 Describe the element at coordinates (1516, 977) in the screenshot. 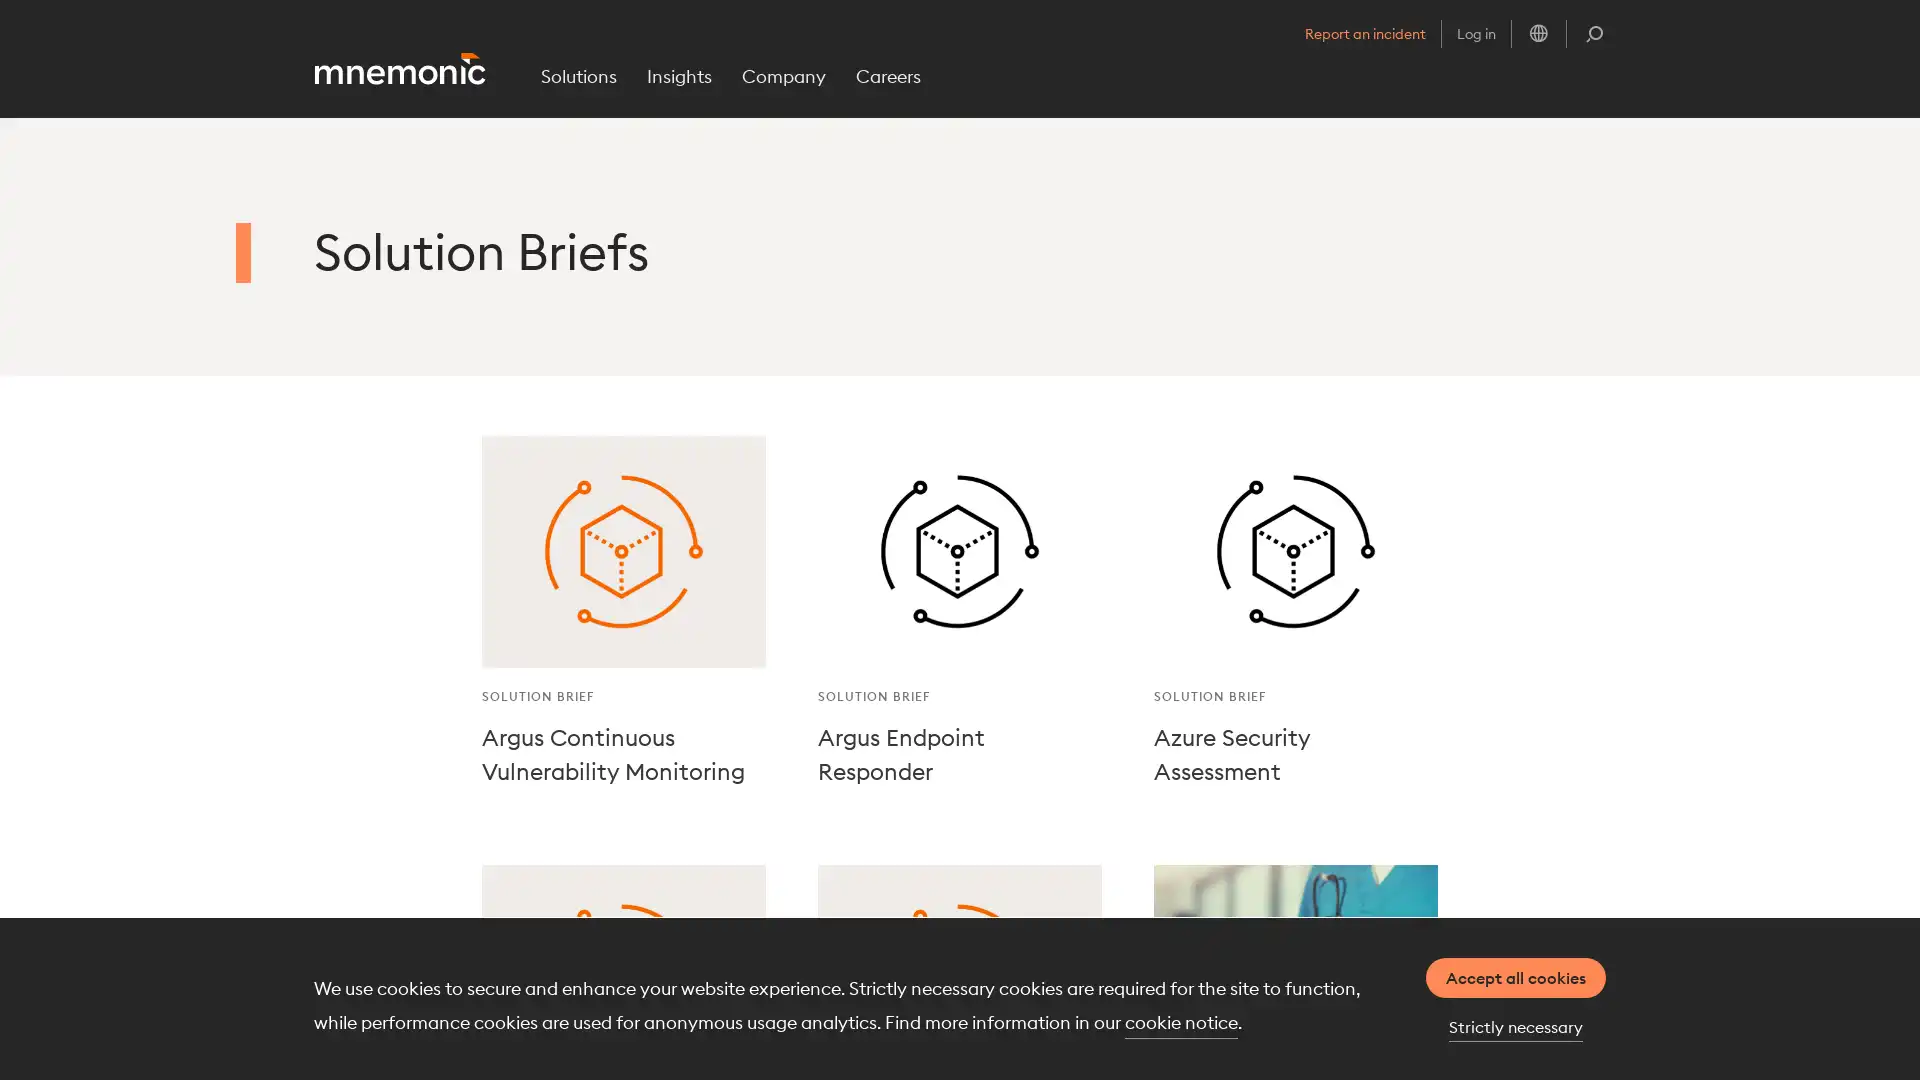

I see `Accept all cookies` at that location.